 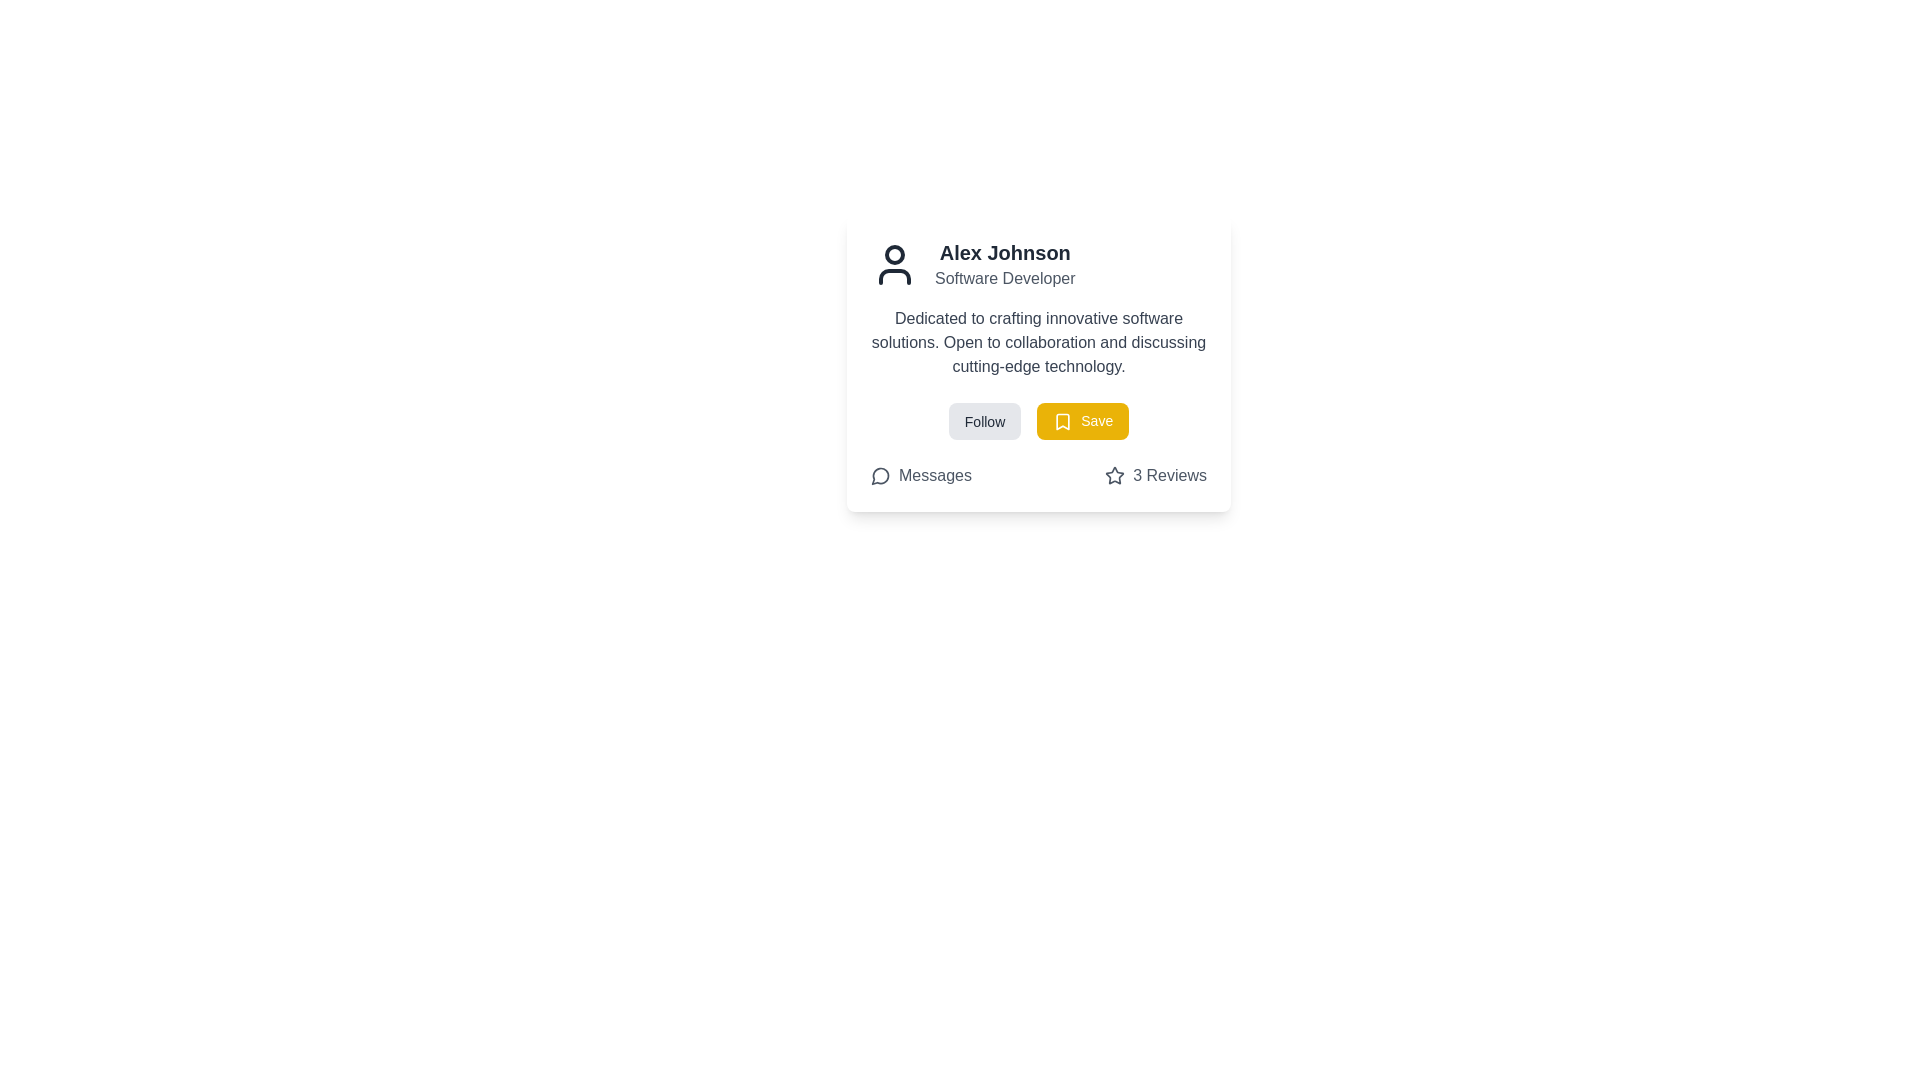 What do you see at coordinates (1170, 476) in the screenshot?
I see `text label displaying '3 Reviews.' which is styled with a gray font and positioned next to a star icon in the bottom-right section of the profile card layout` at bounding box center [1170, 476].